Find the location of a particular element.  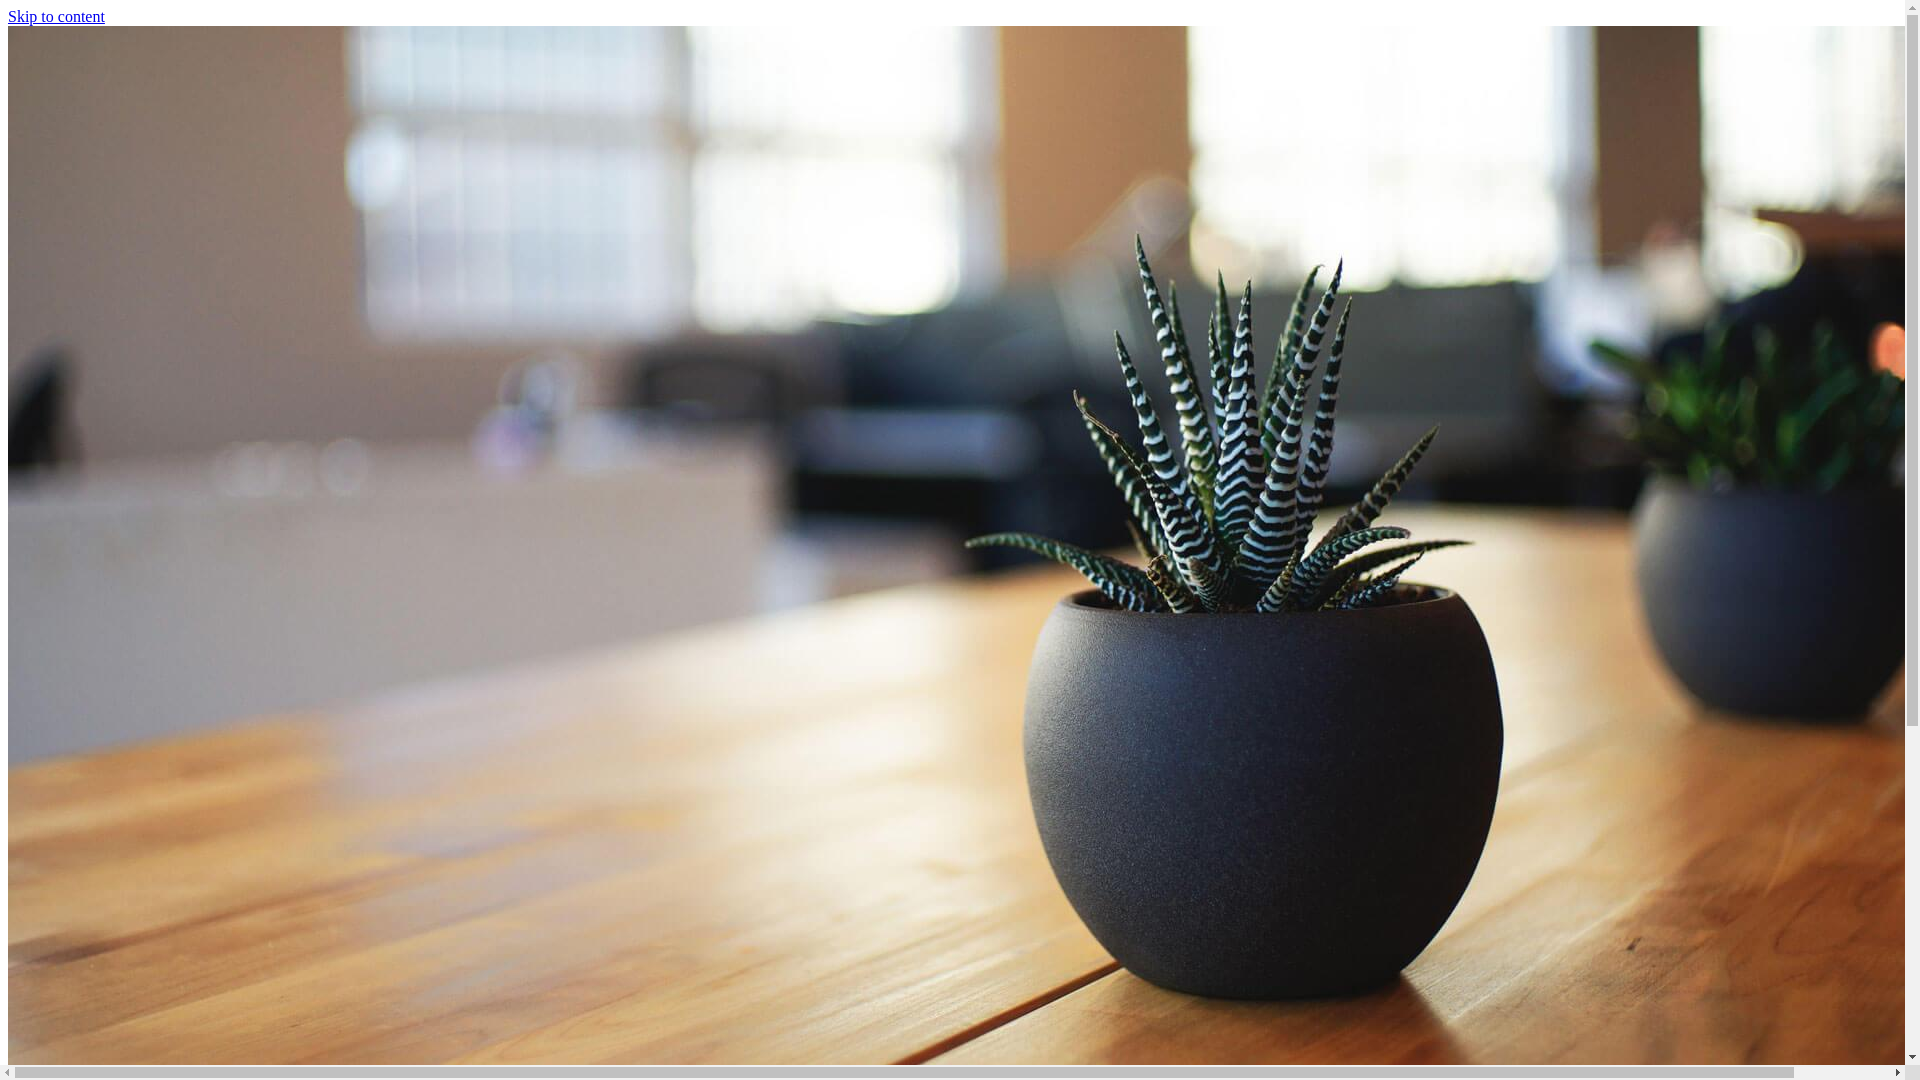

'Skip to content' is located at coordinates (56, 16).